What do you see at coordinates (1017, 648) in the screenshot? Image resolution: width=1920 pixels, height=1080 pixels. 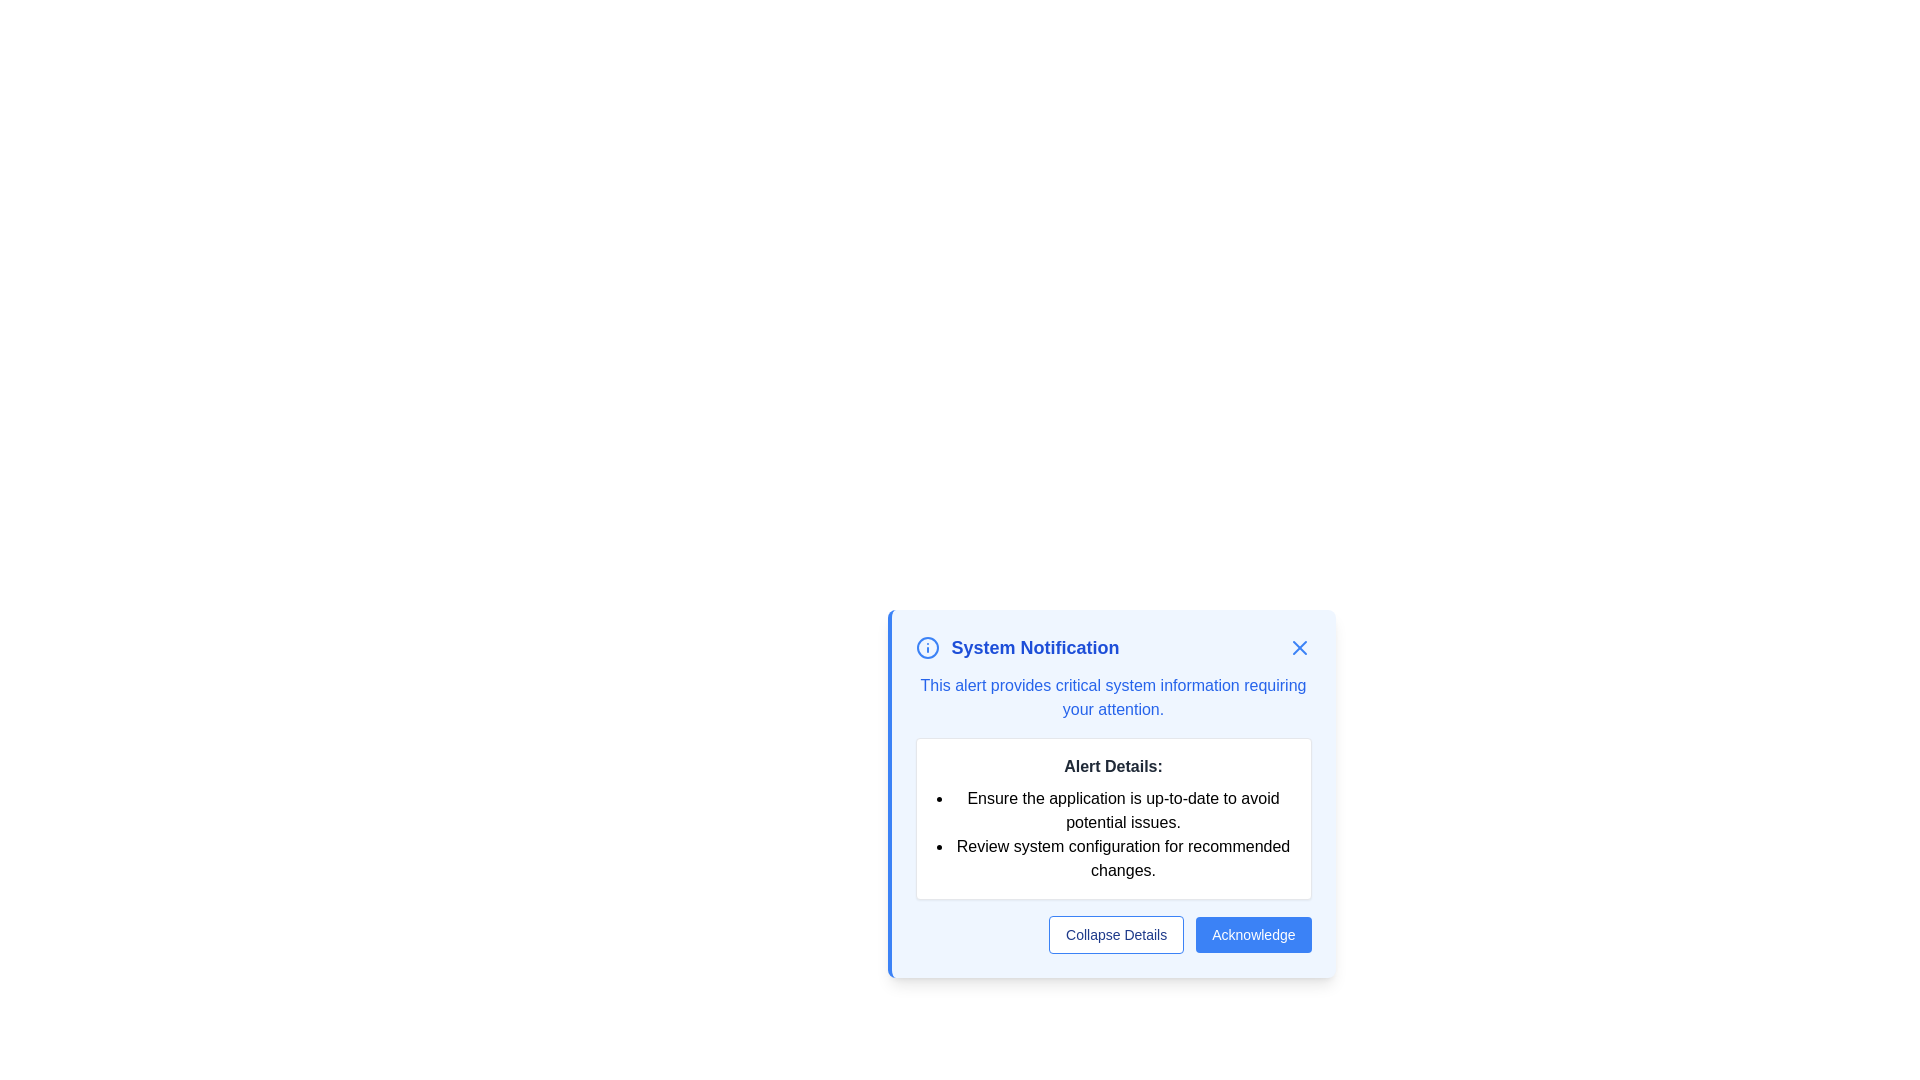 I see `the Text label with an accompanying icon located at the upper part of the modal dialog, which serves as the title of the modal` at bounding box center [1017, 648].